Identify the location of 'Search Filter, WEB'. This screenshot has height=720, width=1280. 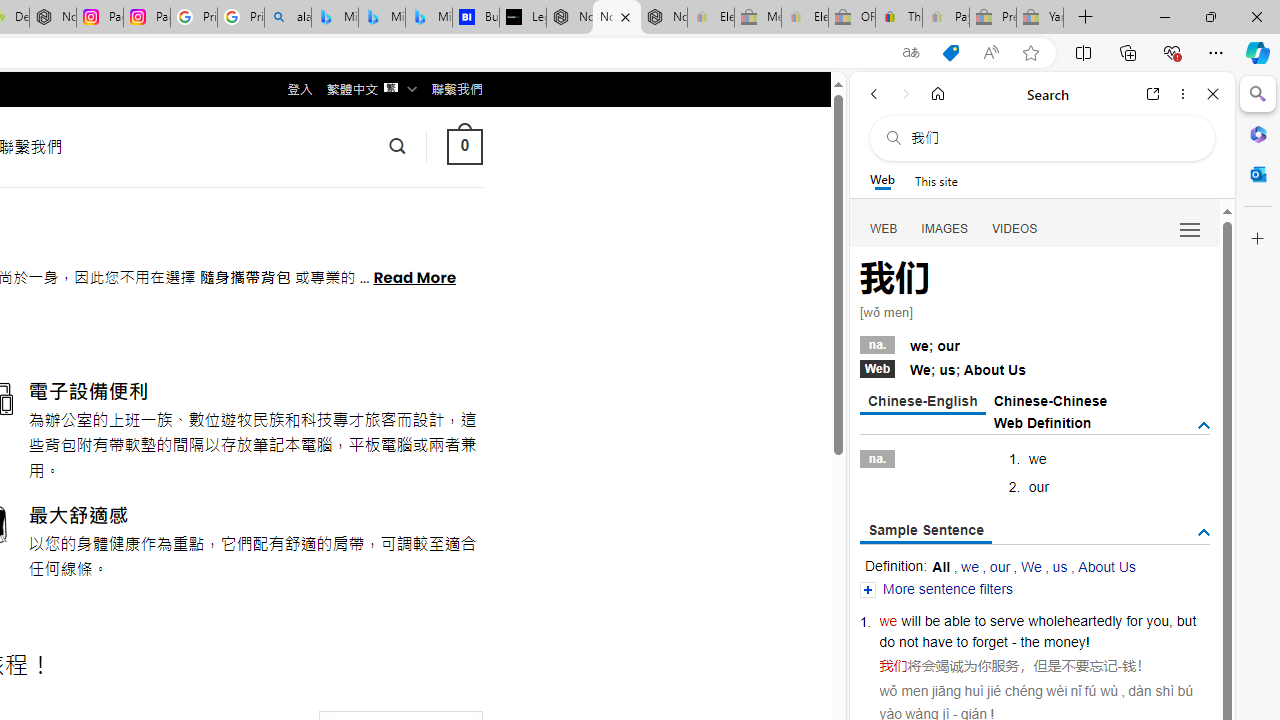
(883, 227).